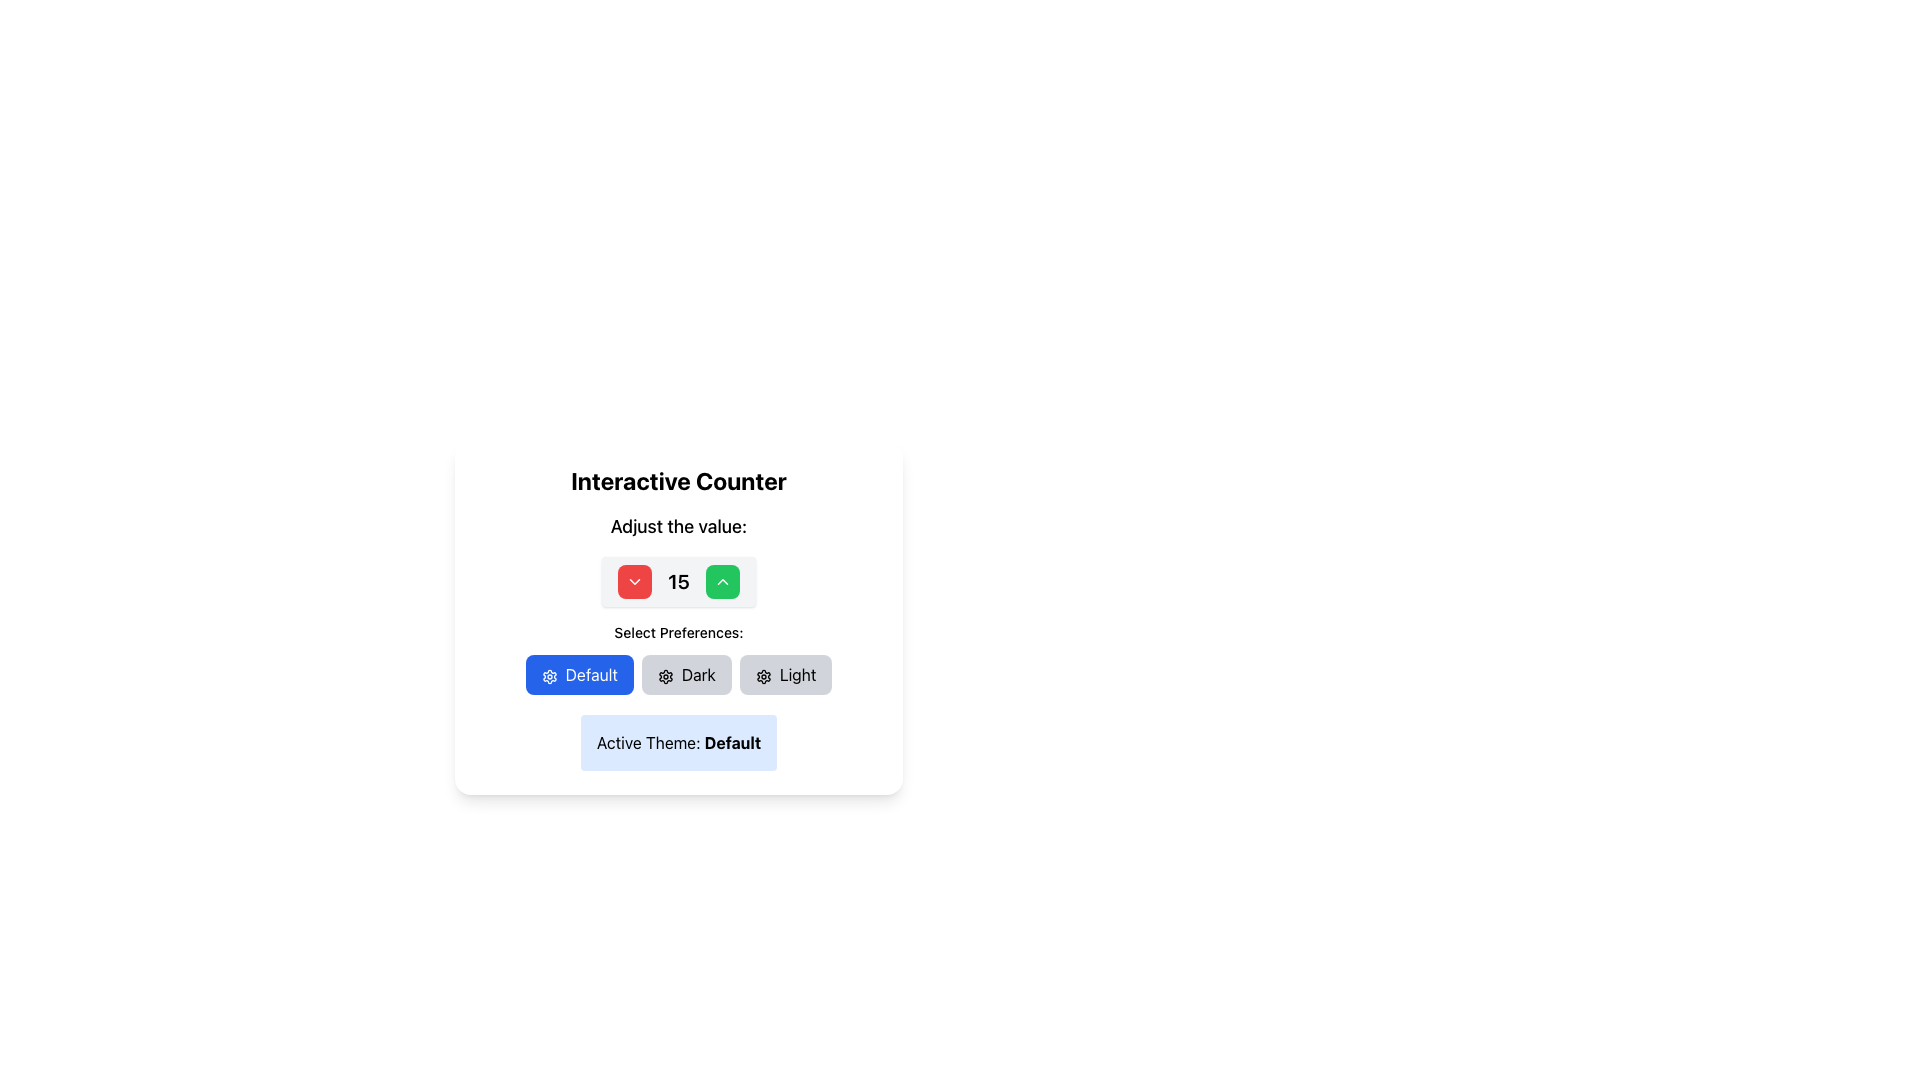  What do you see at coordinates (721, 582) in the screenshot?
I see `the square button with a green background and white text that has an upward-facing chevron icon` at bounding box center [721, 582].